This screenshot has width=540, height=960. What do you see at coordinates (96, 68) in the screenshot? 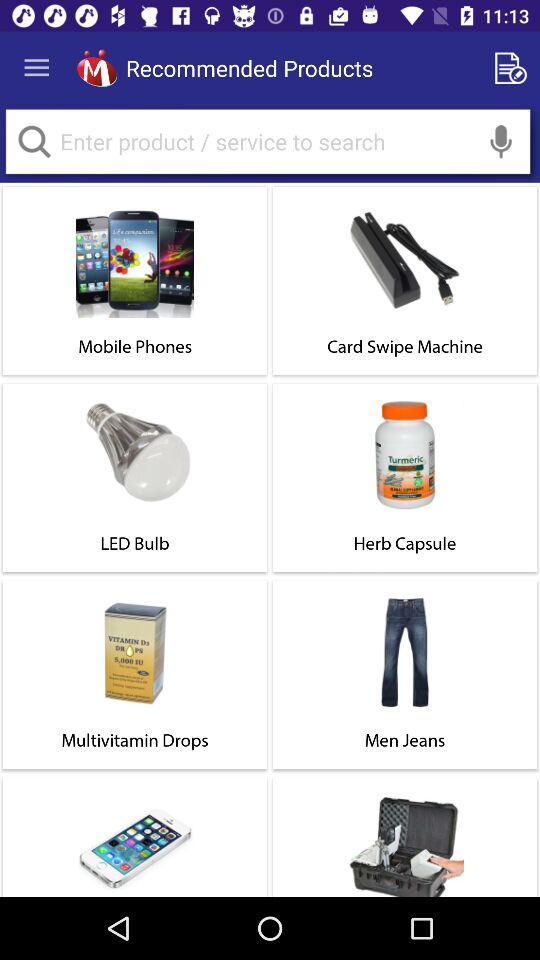
I see `app to the left of the recommended products` at bounding box center [96, 68].